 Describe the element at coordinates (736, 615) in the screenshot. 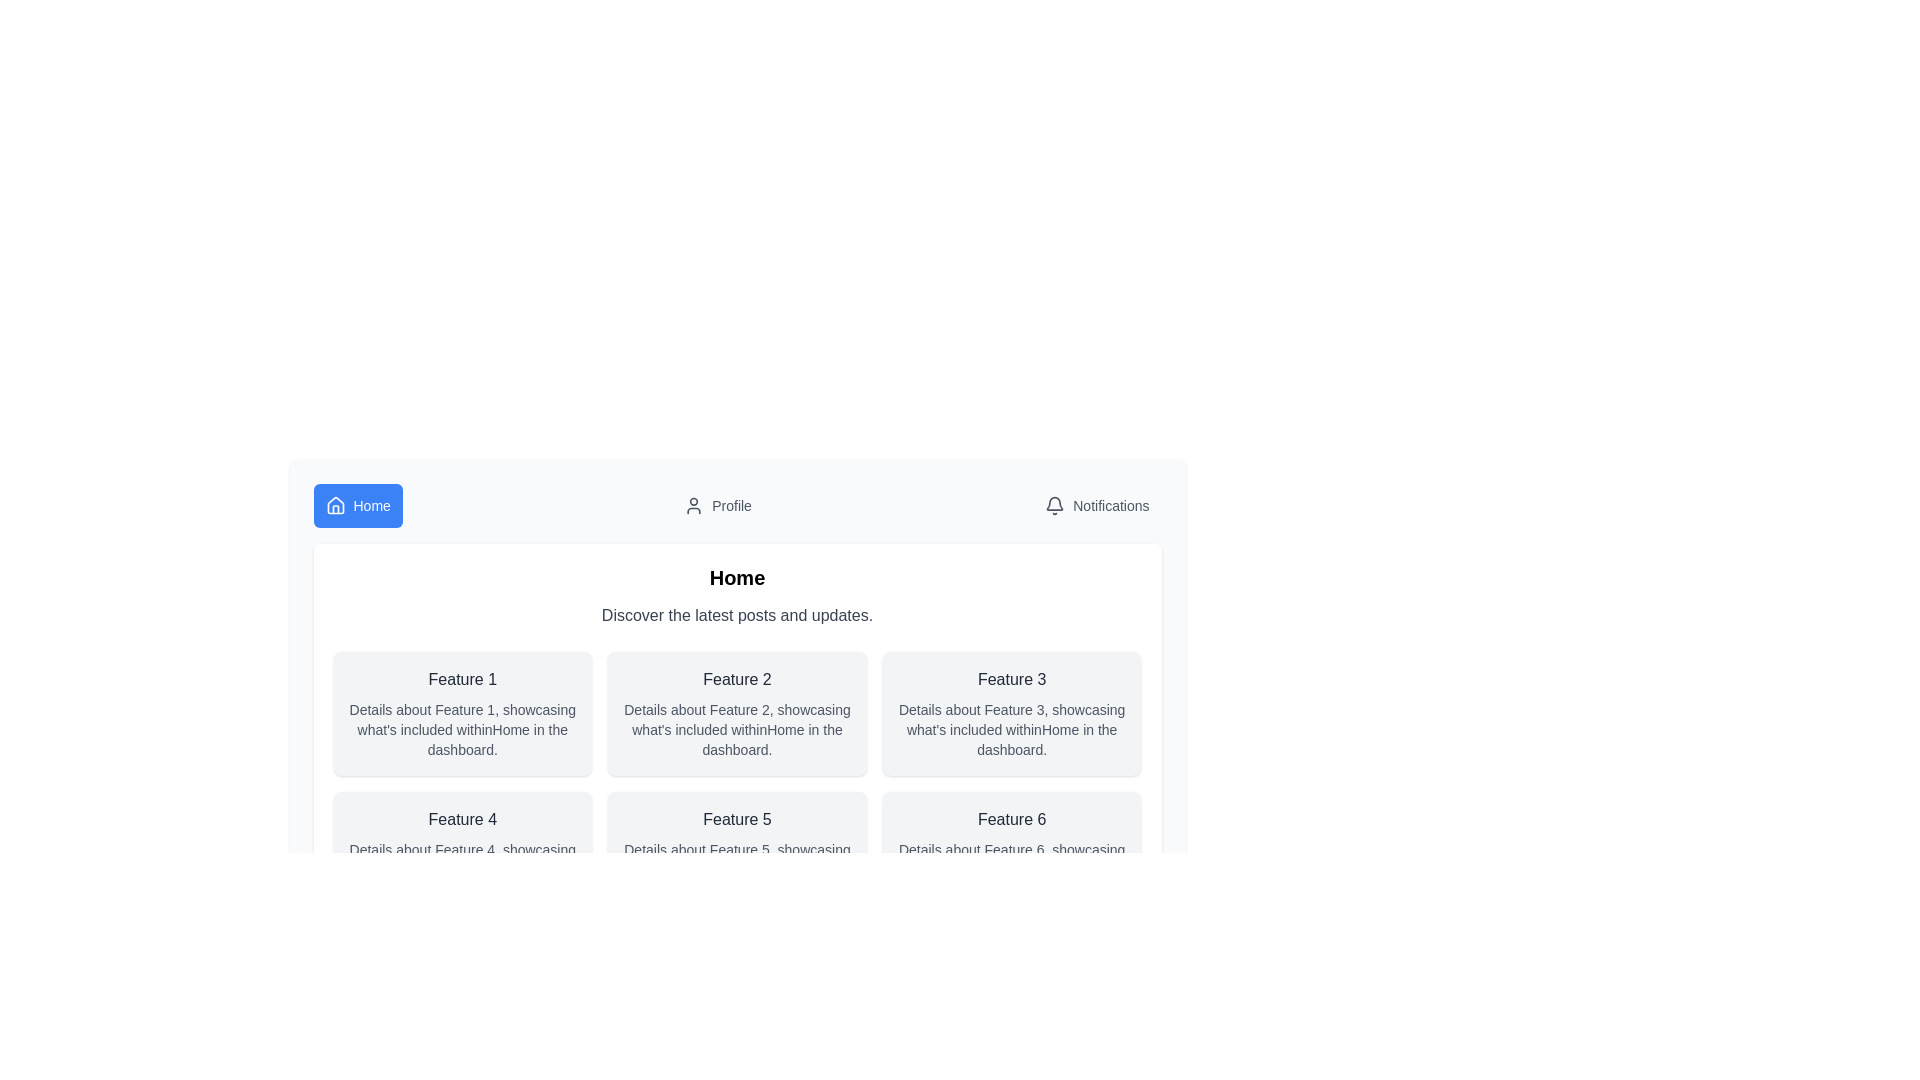

I see `the introductory Text Label located below the 'Home' header, which provides context for the section` at that location.